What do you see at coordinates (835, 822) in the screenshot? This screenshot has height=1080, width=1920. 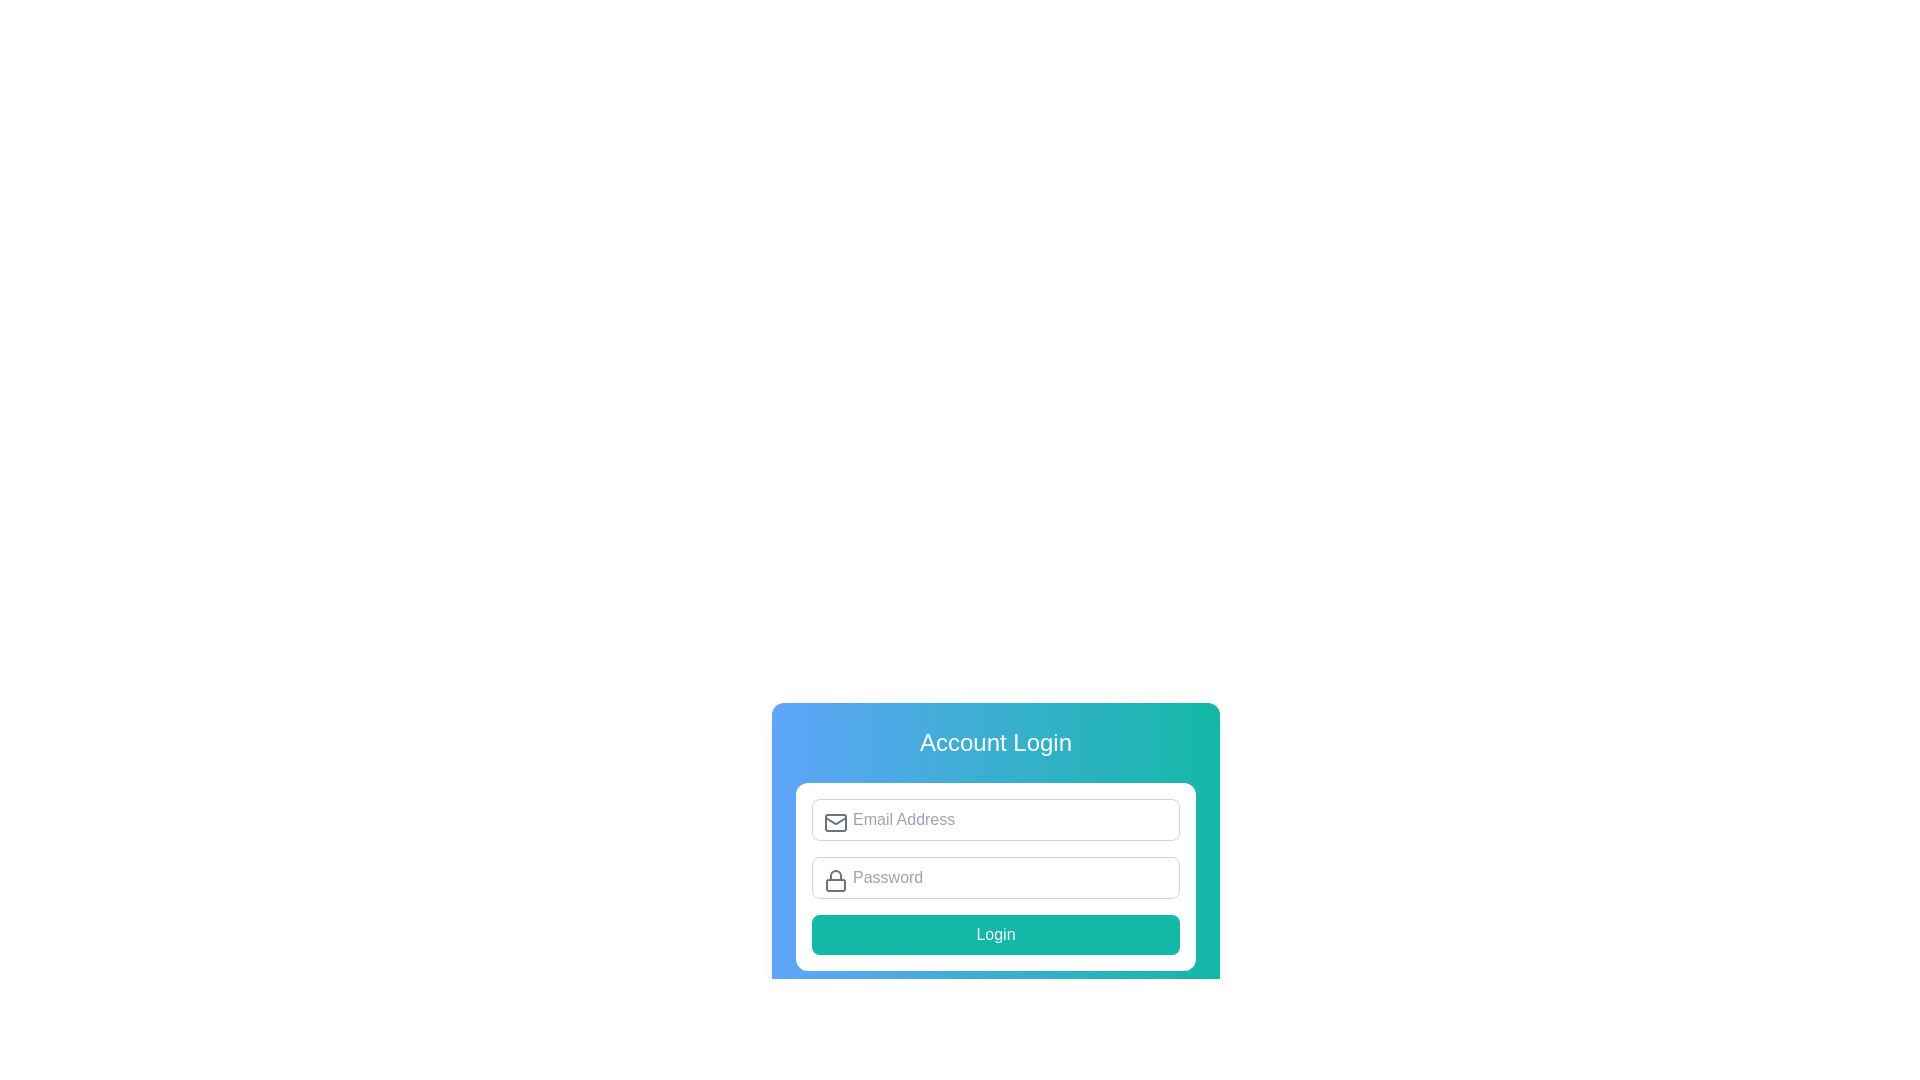 I see `the email icon located in the upper-left corner of the email input field, which visually indicates that the input is for an email address` at bounding box center [835, 822].